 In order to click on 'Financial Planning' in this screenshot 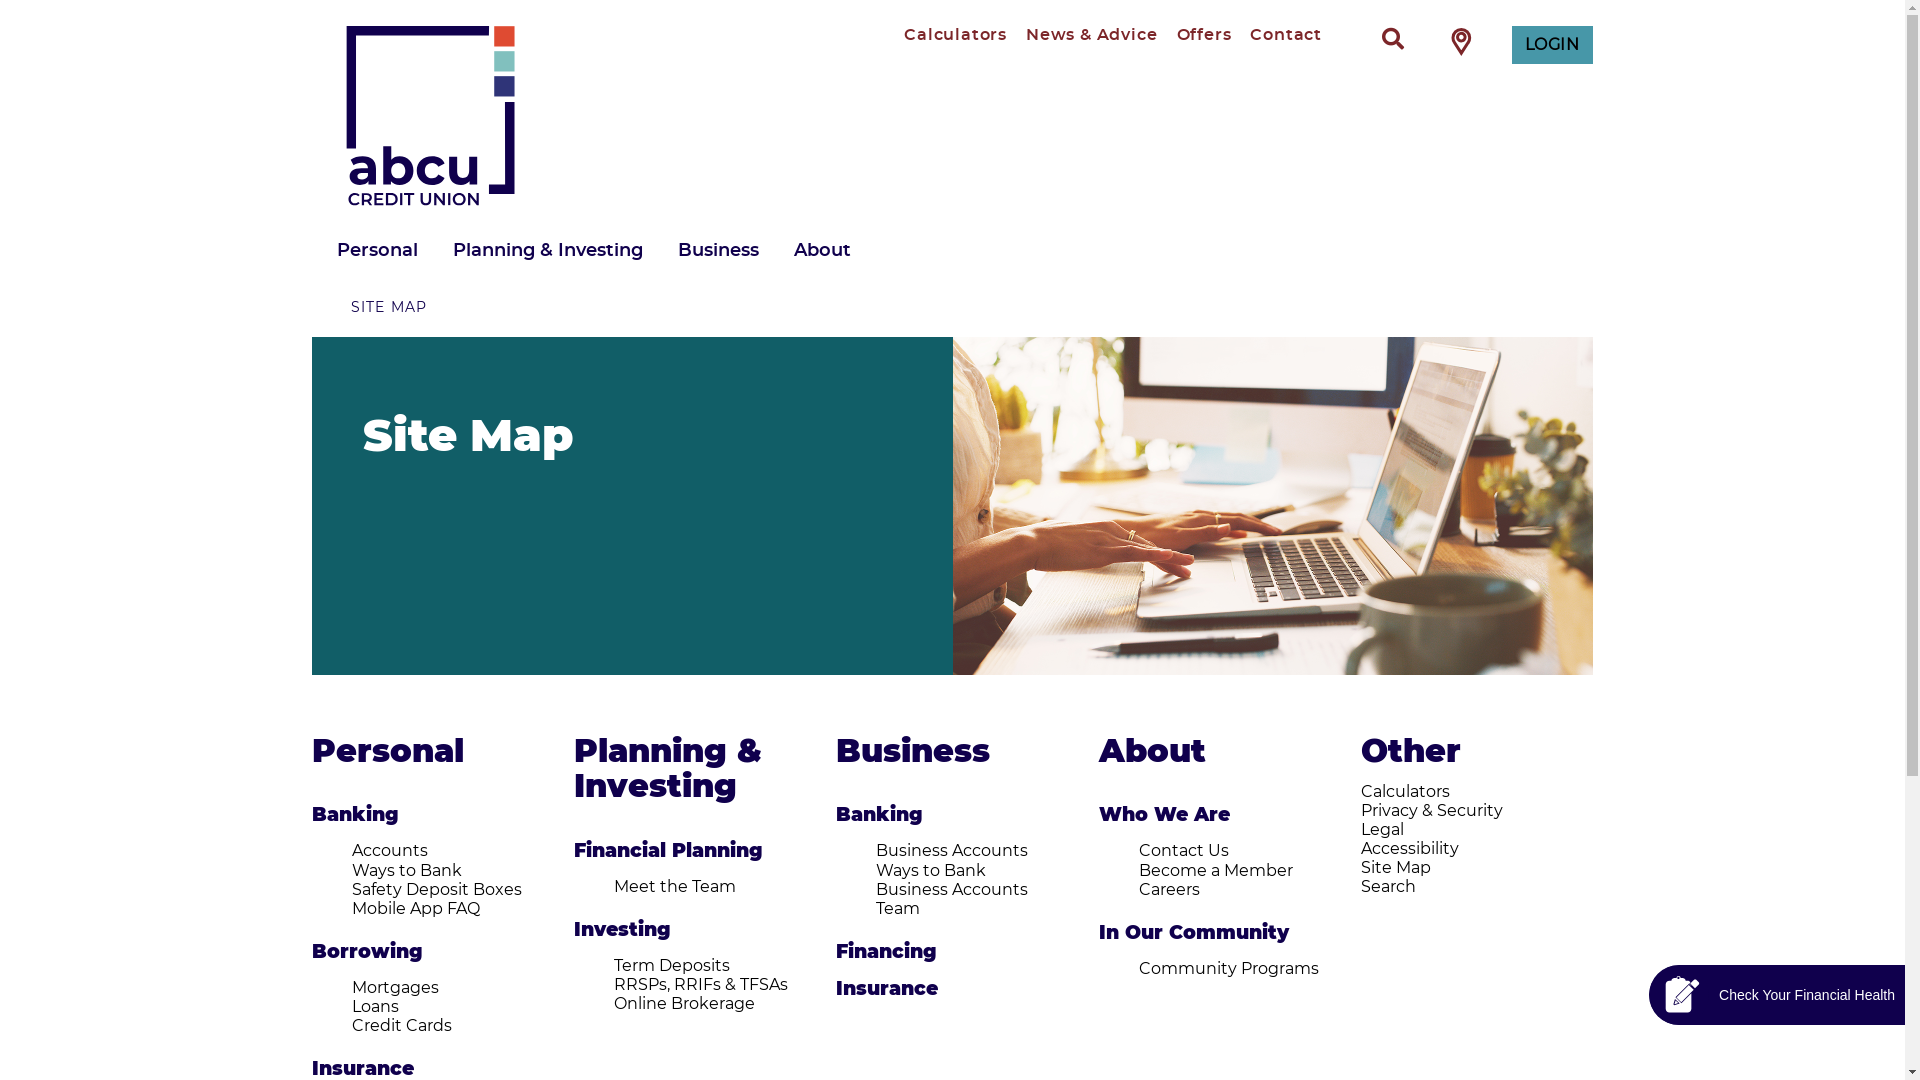, I will do `click(668, 851)`.